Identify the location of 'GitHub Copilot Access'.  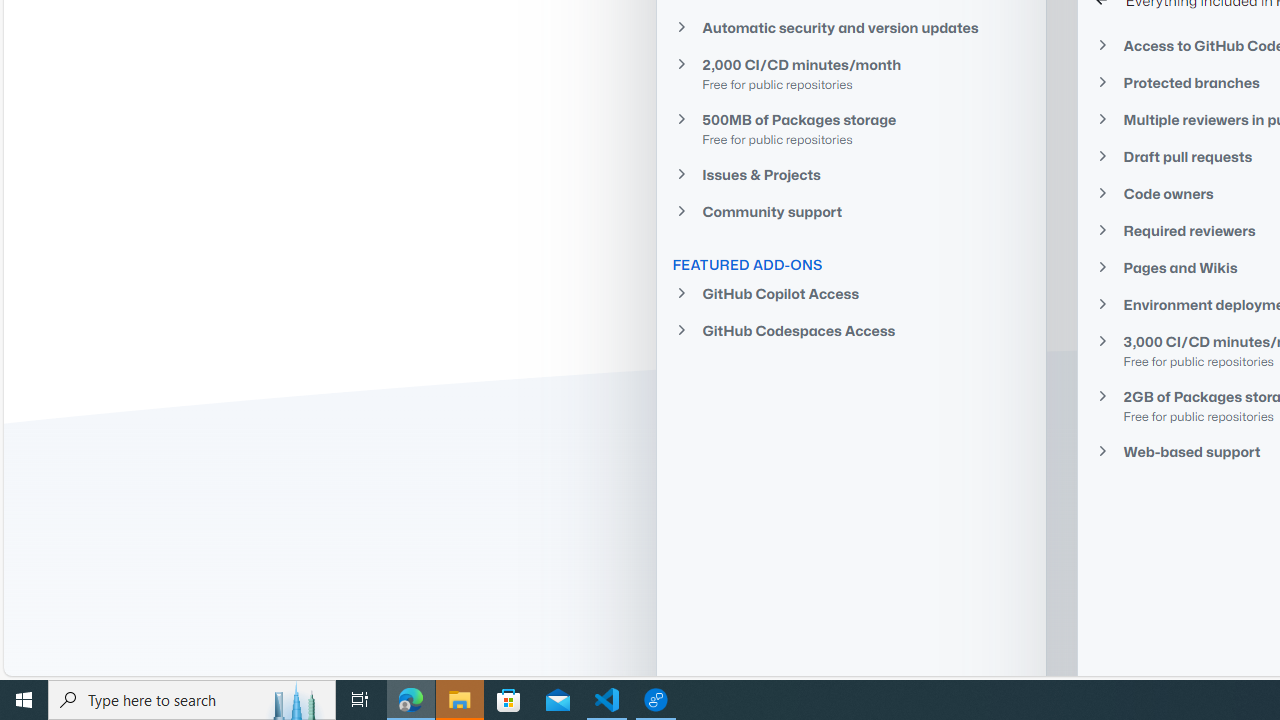
(851, 293).